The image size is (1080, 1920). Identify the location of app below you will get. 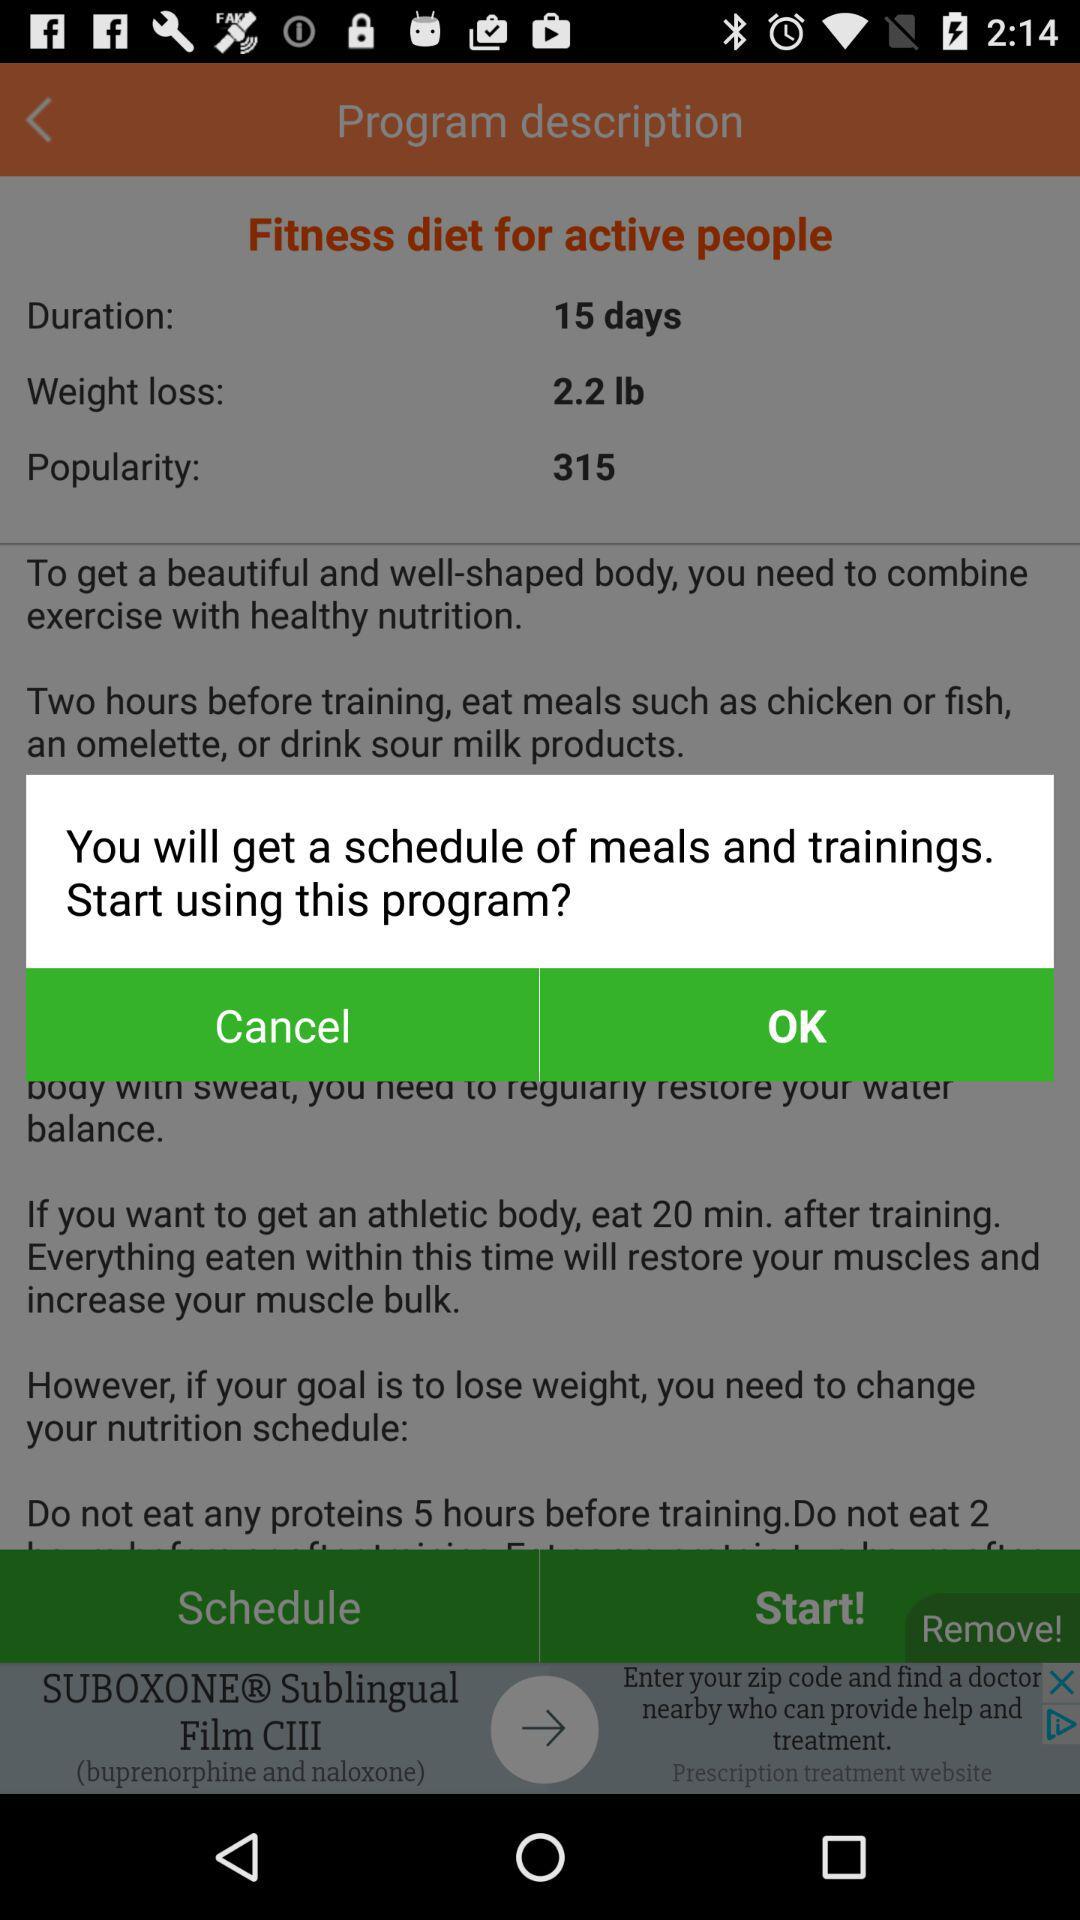
(282, 1024).